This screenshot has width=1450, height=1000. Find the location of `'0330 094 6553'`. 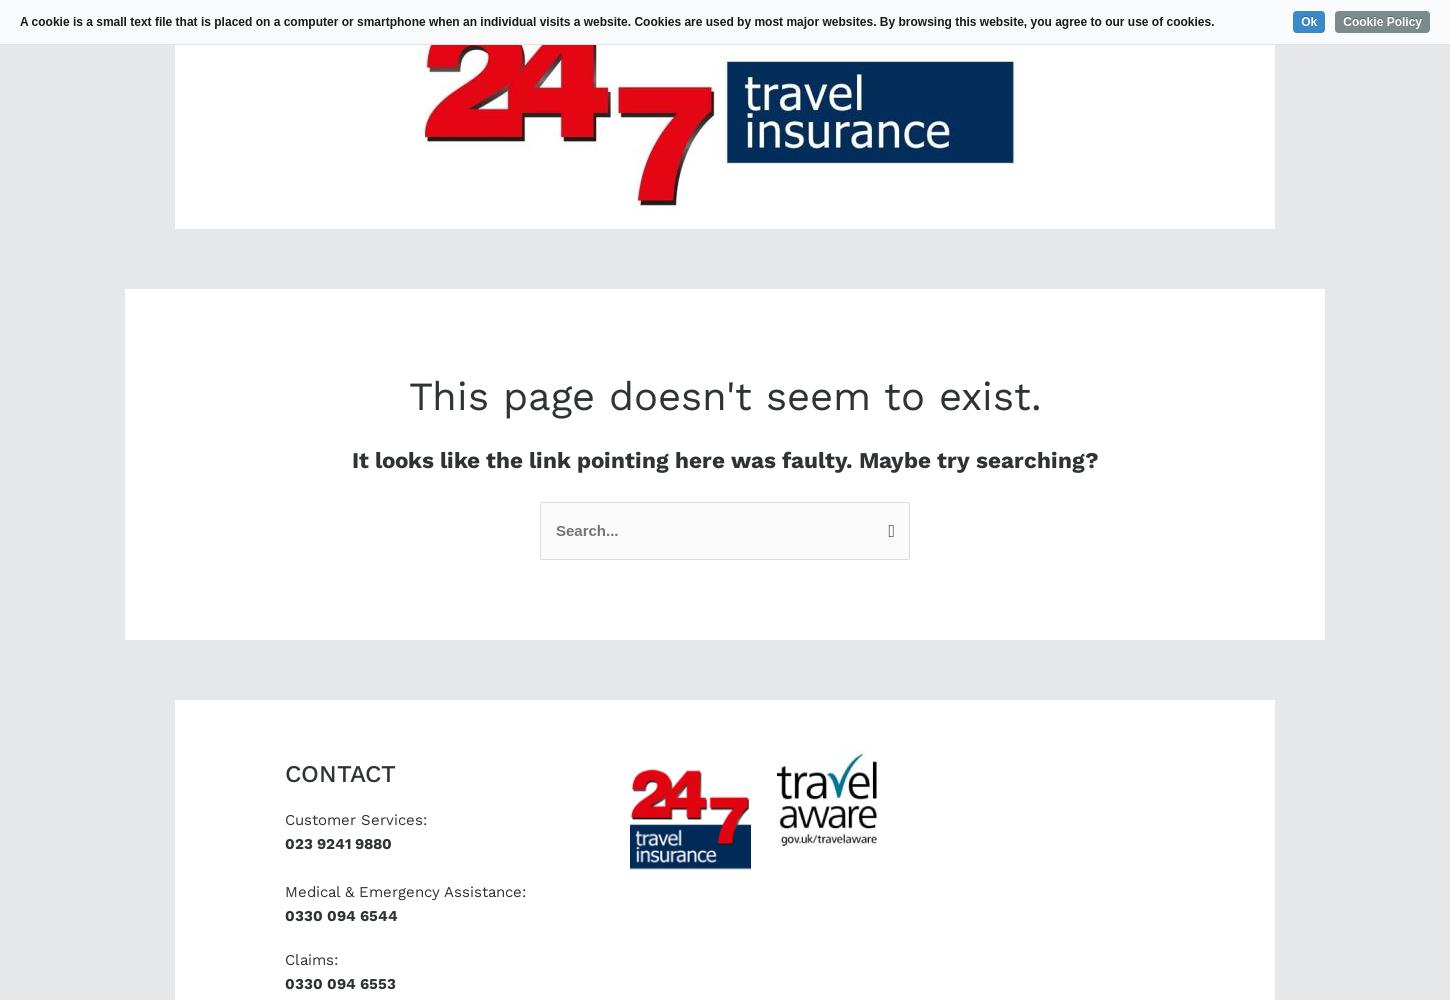

'0330 094 6553' is located at coordinates (340, 983).